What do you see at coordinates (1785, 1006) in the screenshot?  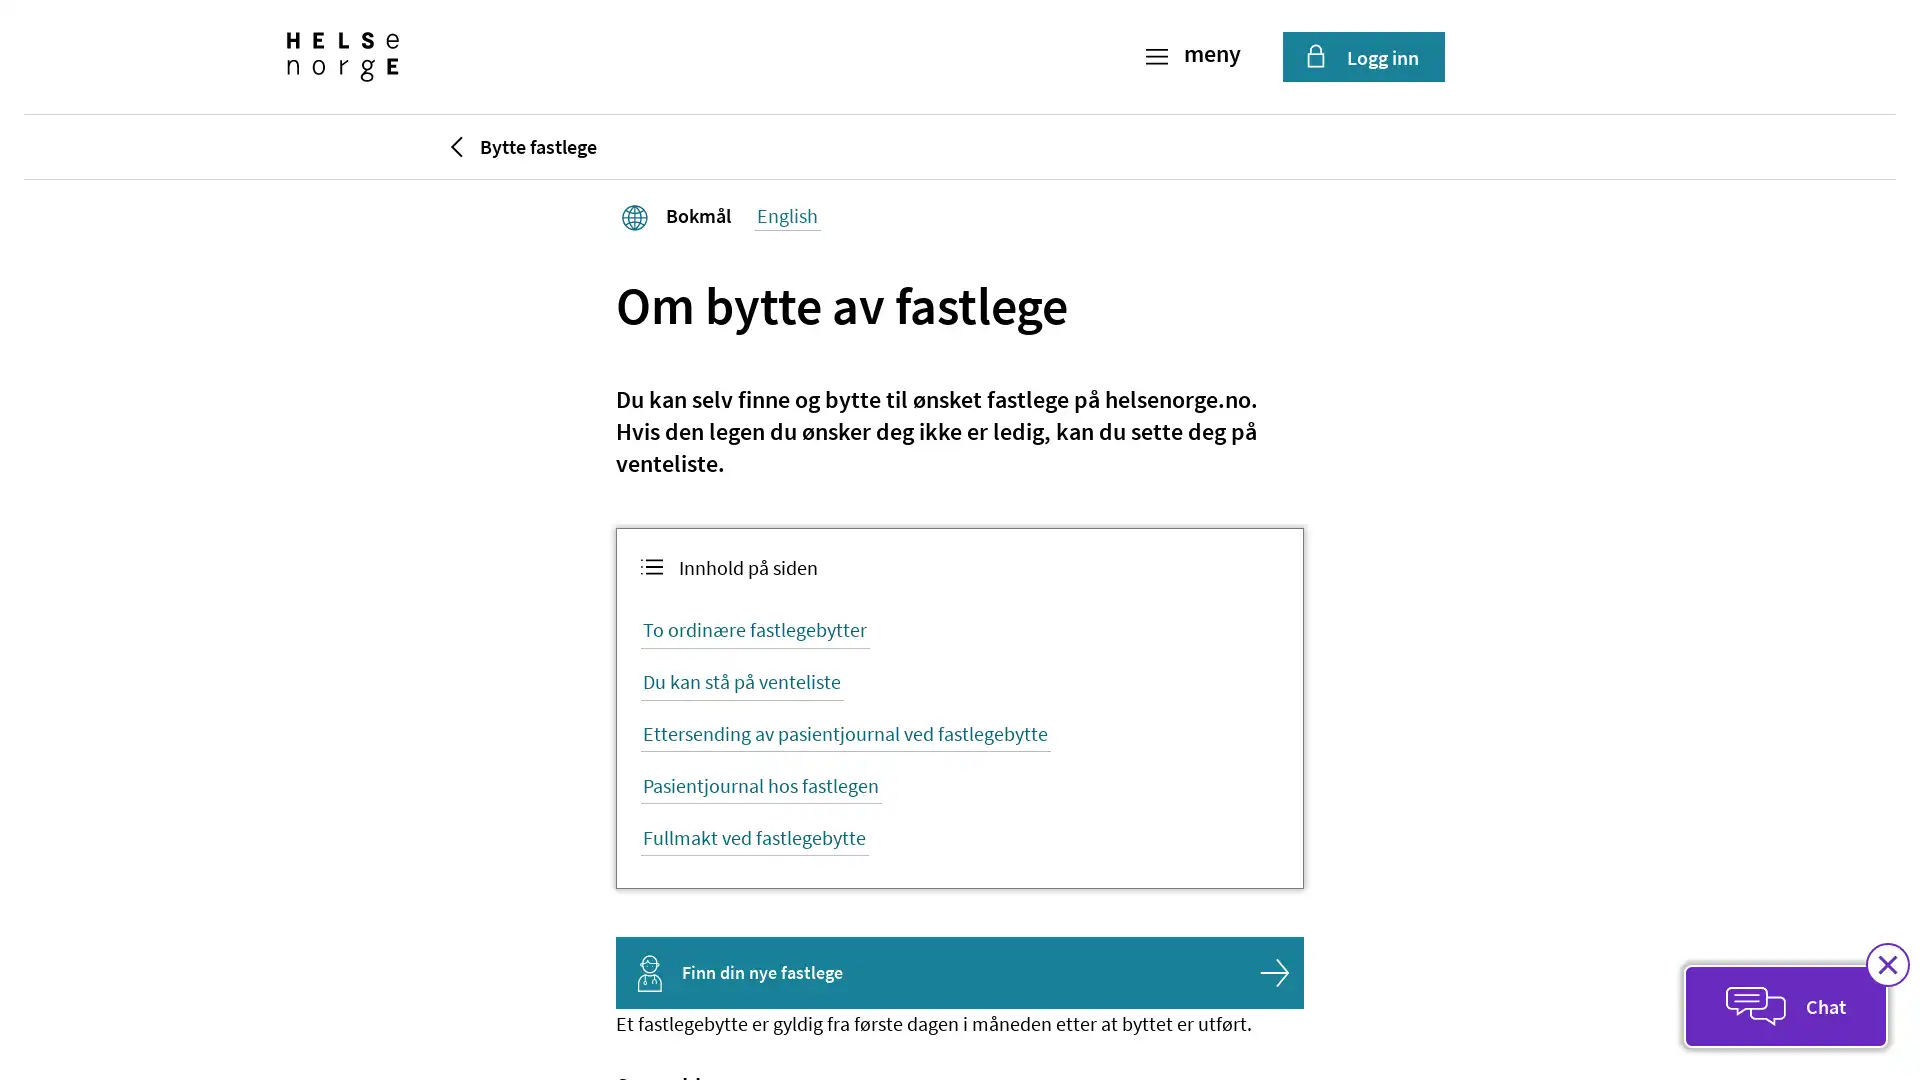 I see `Chat` at bounding box center [1785, 1006].